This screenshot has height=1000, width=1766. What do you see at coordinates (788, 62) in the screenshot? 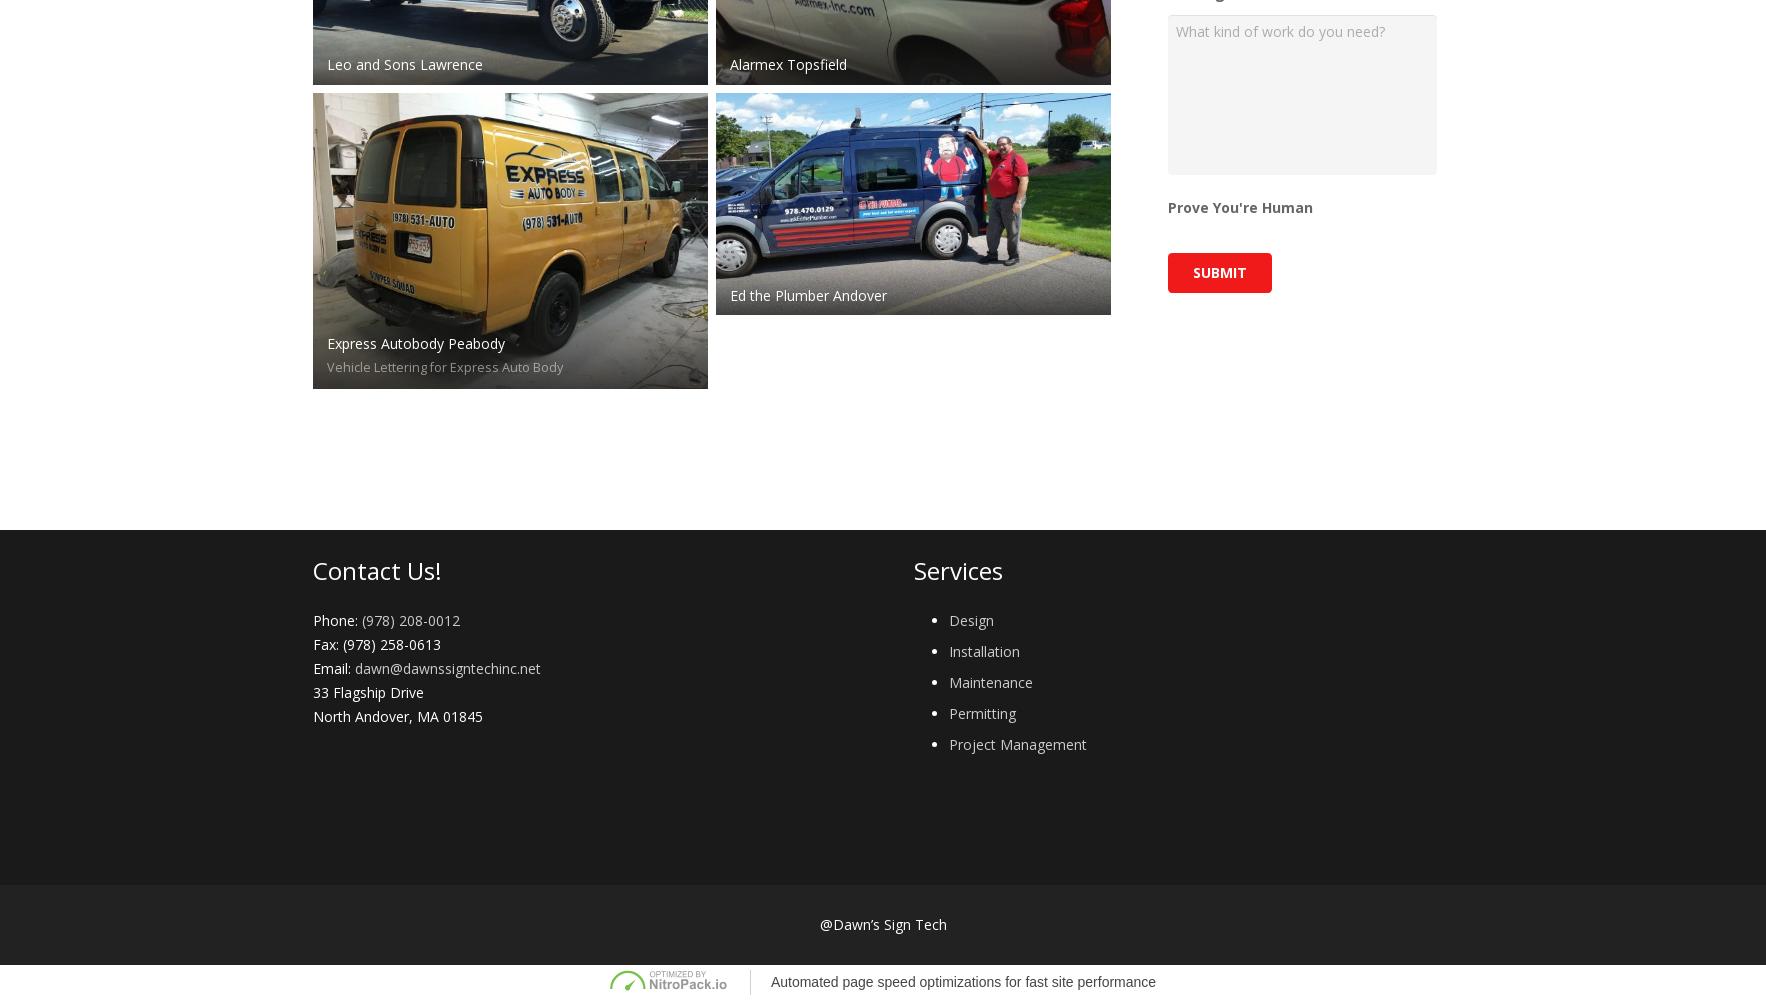
I see `'Alarmex Topsfield'` at bounding box center [788, 62].